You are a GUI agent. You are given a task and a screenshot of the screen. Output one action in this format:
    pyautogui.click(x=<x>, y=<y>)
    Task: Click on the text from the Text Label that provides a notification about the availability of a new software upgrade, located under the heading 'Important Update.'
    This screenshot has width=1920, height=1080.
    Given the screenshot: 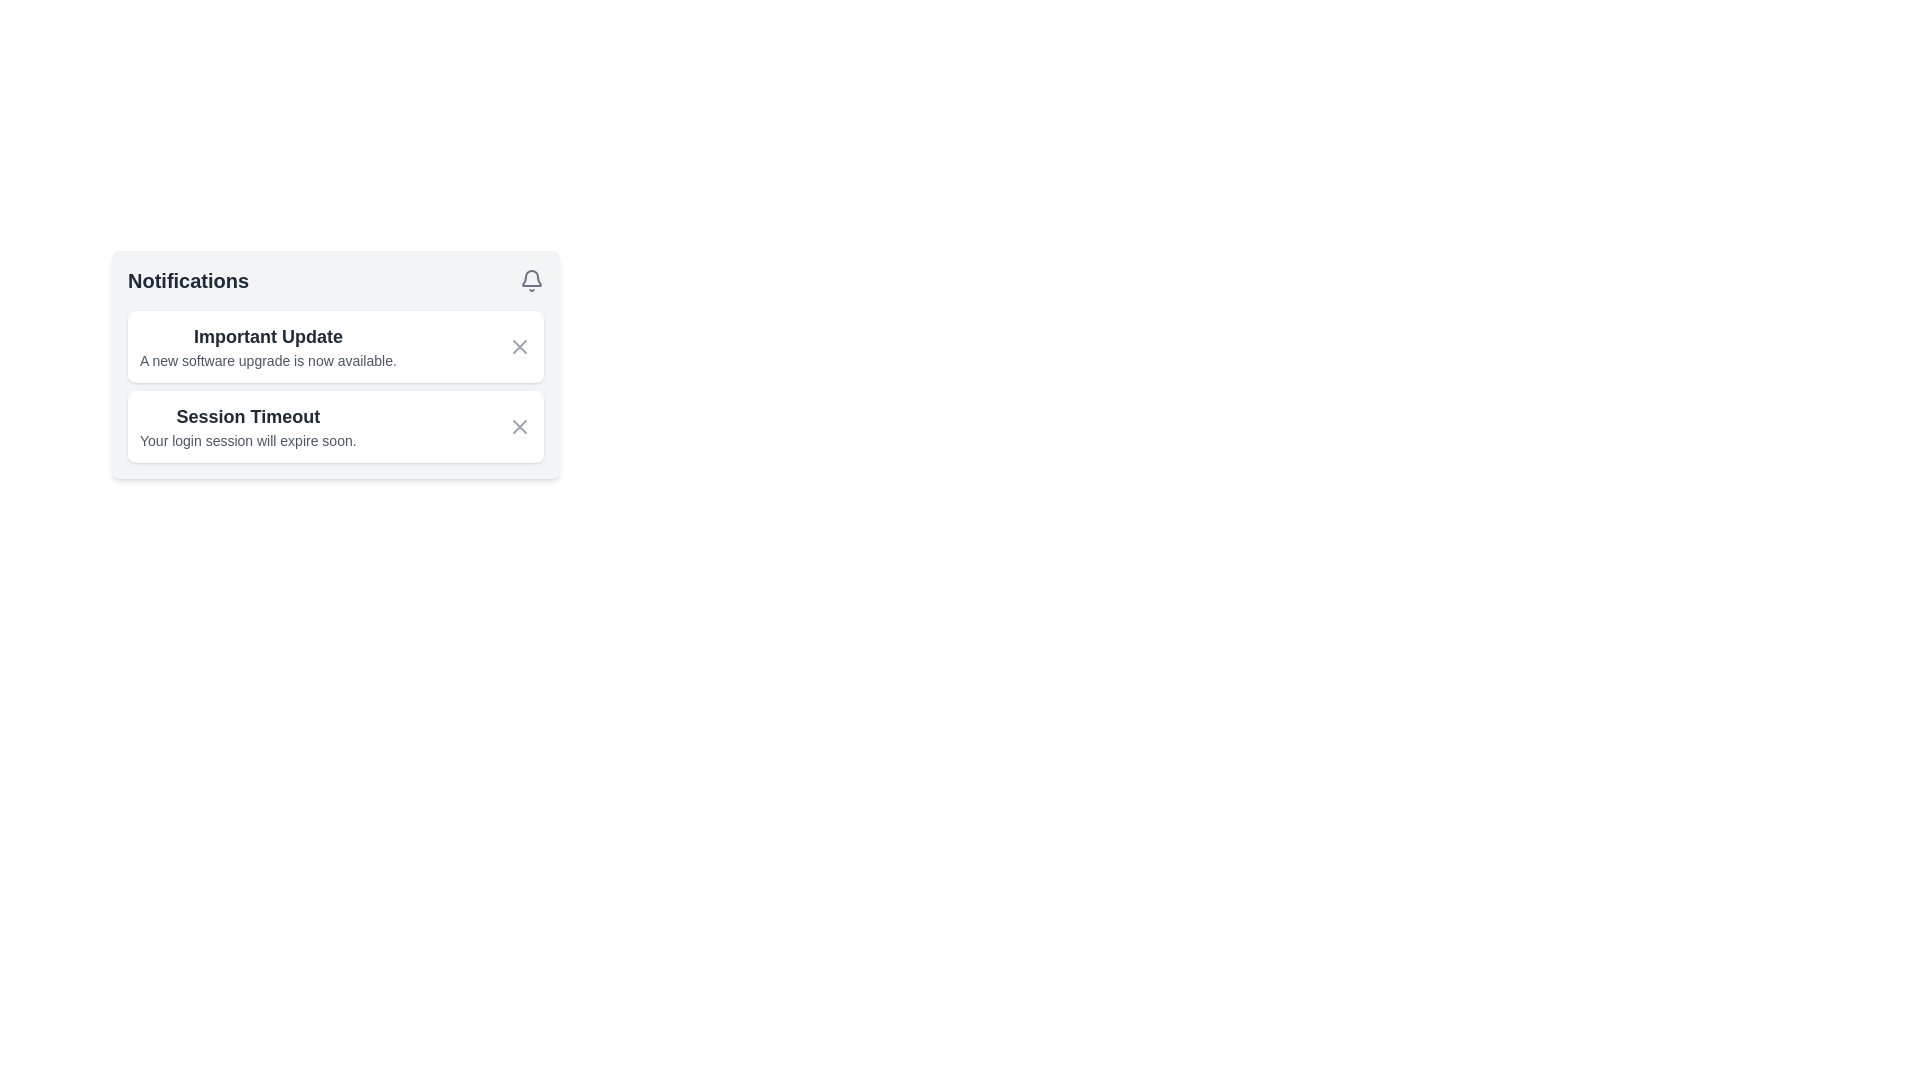 What is the action you would take?
    pyautogui.click(x=267, y=361)
    